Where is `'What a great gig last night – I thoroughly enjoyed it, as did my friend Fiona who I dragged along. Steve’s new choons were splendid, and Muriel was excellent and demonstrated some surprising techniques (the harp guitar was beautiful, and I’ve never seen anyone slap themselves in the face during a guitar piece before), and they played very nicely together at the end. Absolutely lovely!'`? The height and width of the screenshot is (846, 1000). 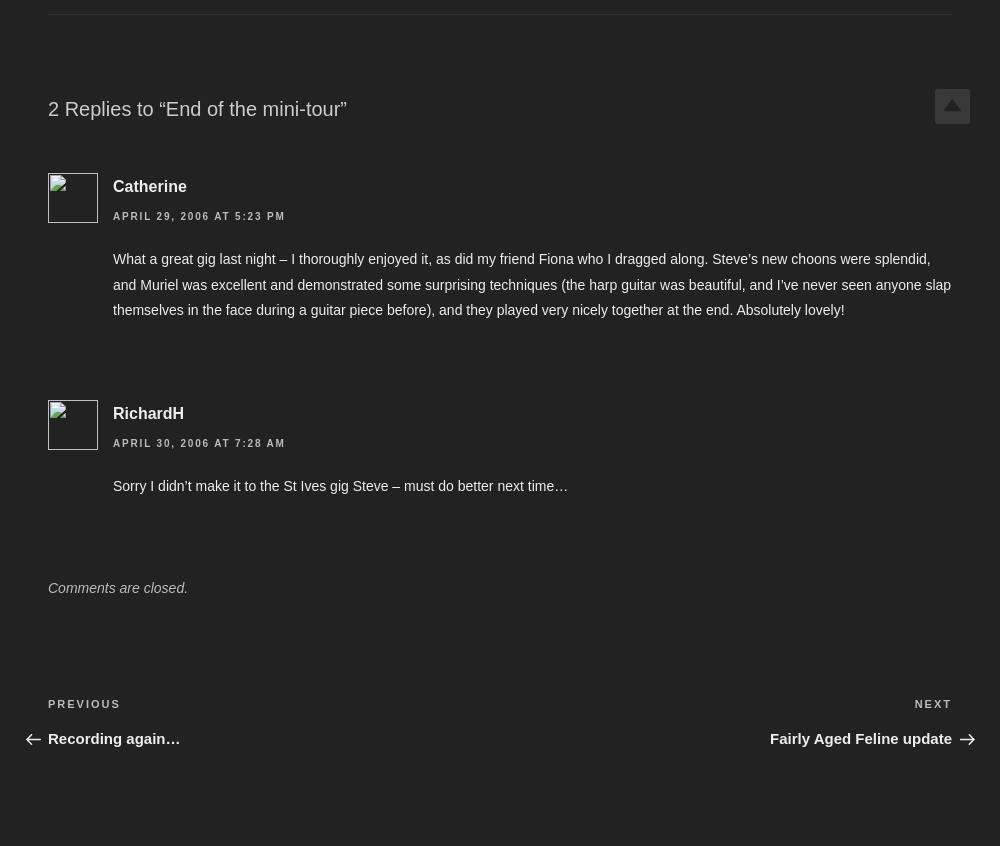 'What a great gig last night – I thoroughly enjoyed it, as did my friend Fiona who I dragged along. Steve’s new choons were splendid, and Muriel was excellent and demonstrated some surprising techniques (the harp guitar was beautiful, and I’ve never seen anyone slap themselves in the face during a guitar piece before), and they played very nicely together at the end. Absolutely lovely!' is located at coordinates (532, 283).